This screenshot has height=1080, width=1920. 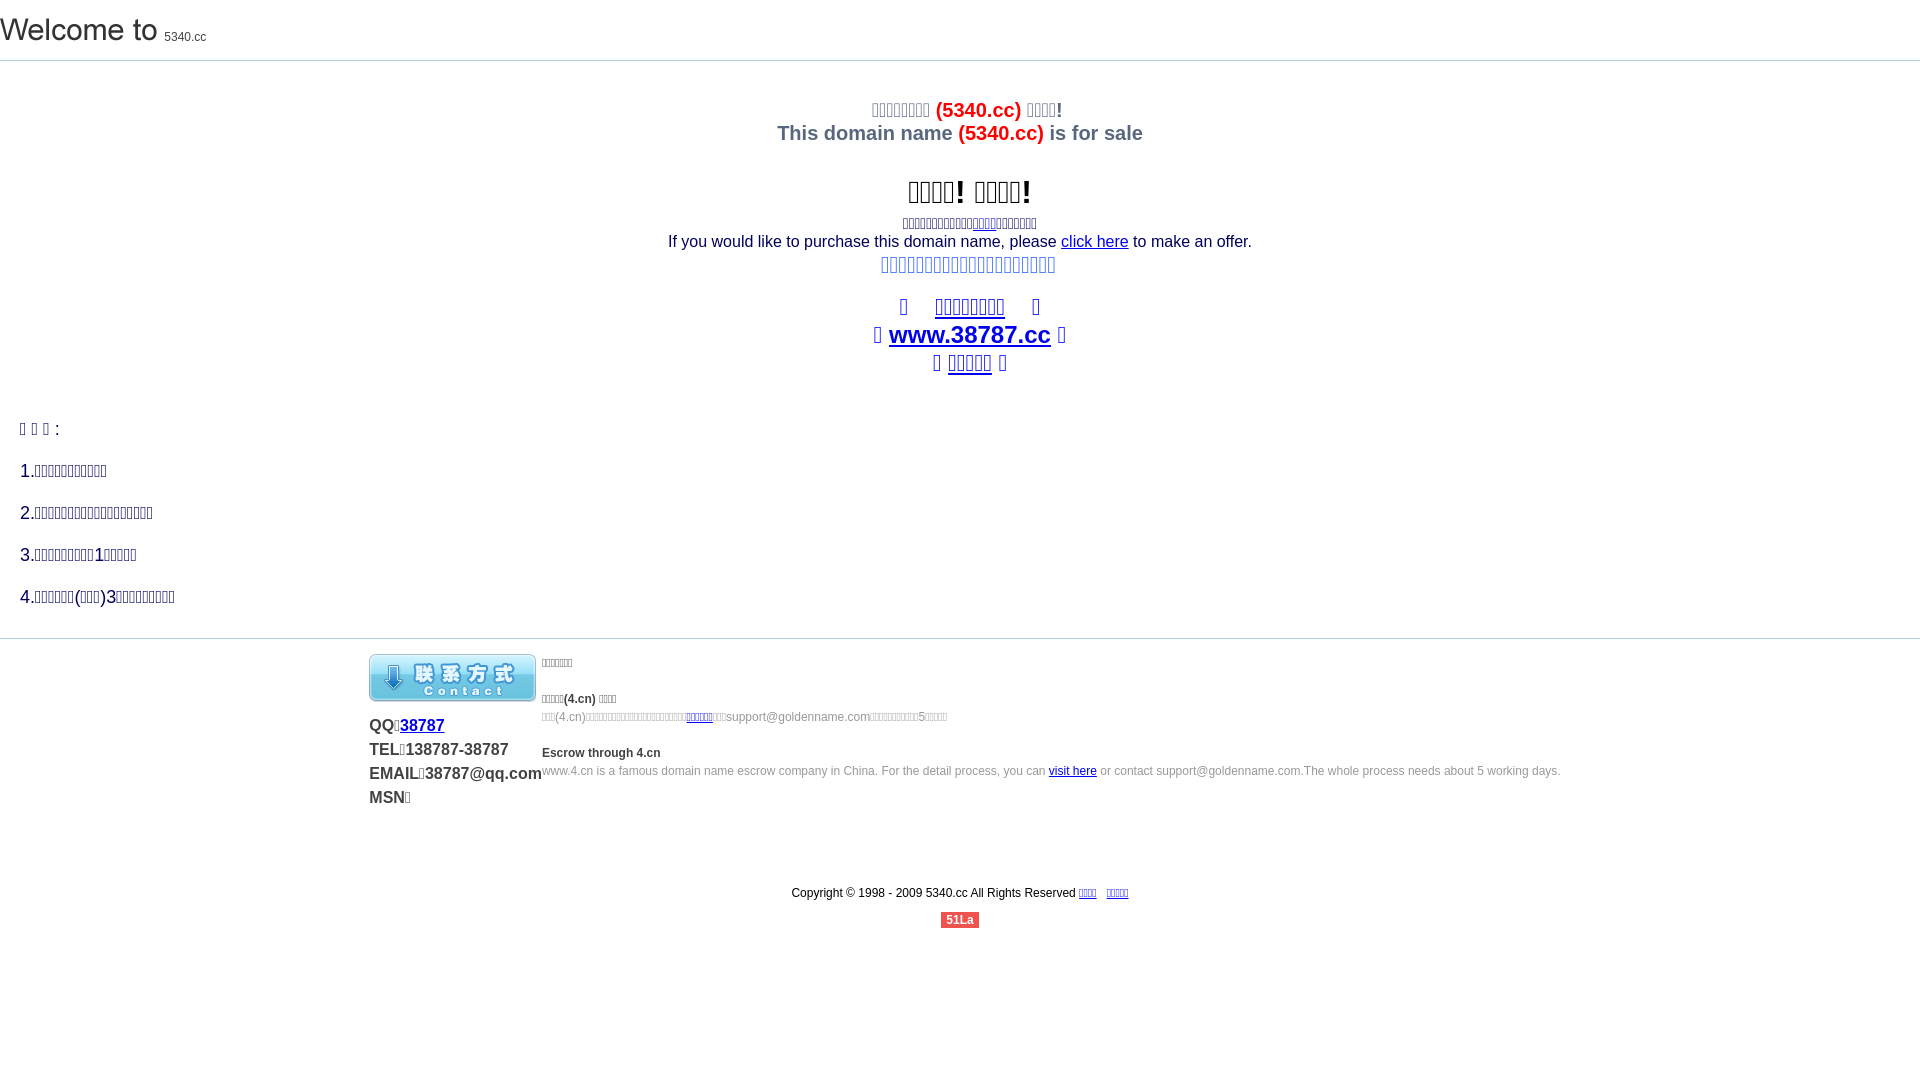 I want to click on 'visit here', so click(x=1072, y=770).